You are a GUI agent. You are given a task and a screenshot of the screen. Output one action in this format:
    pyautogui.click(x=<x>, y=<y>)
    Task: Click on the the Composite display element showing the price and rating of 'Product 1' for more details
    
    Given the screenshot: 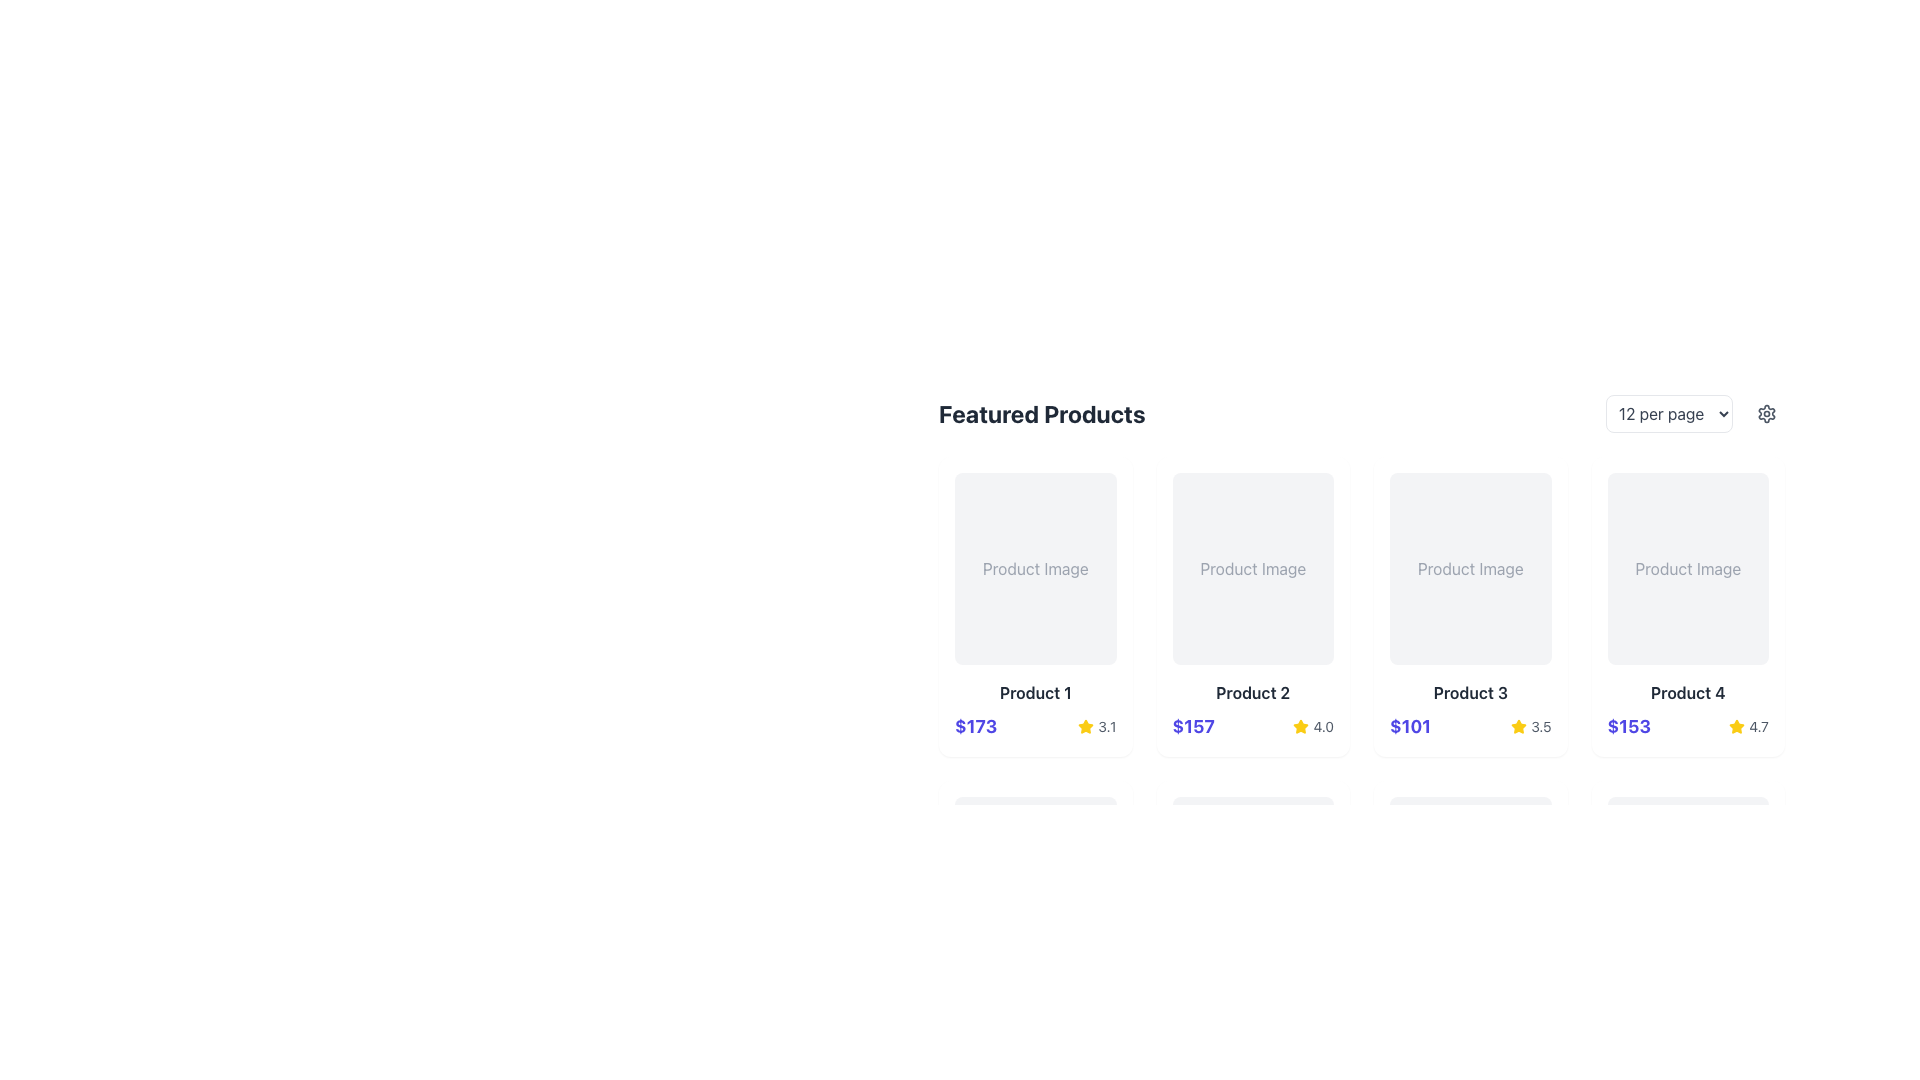 What is the action you would take?
    pyautogui.click(x=1035, y=726)
    